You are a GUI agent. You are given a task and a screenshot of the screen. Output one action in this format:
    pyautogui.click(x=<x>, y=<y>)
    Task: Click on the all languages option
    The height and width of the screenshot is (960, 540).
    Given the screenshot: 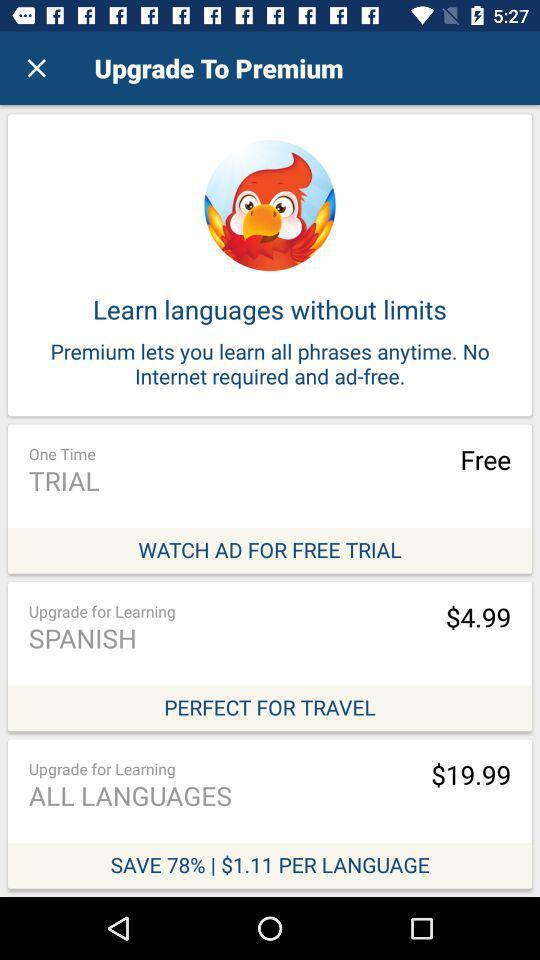 What is the action you would take?
    pyautogui.click(x=270, y=813)
    